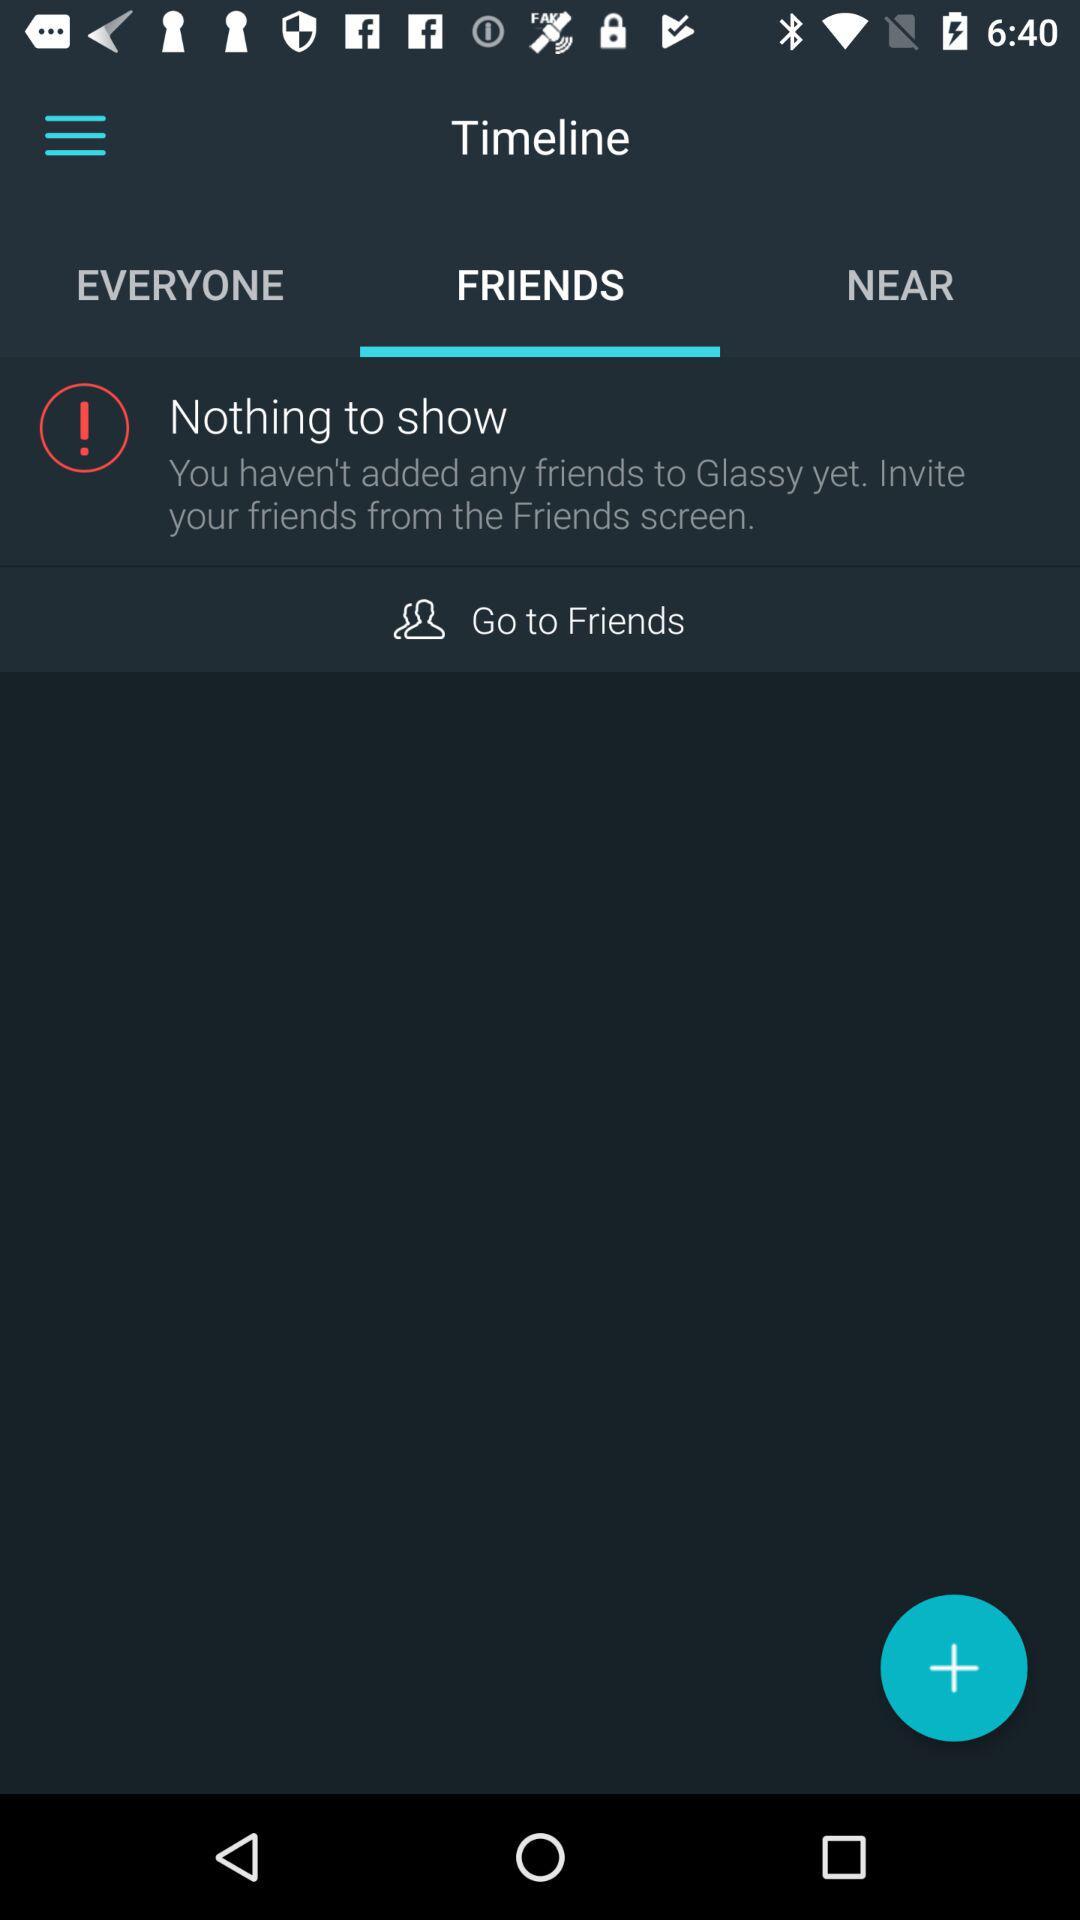 The width and height of the screenshot is (1080, 1920). I want to click on different sections, so click(74, 135).